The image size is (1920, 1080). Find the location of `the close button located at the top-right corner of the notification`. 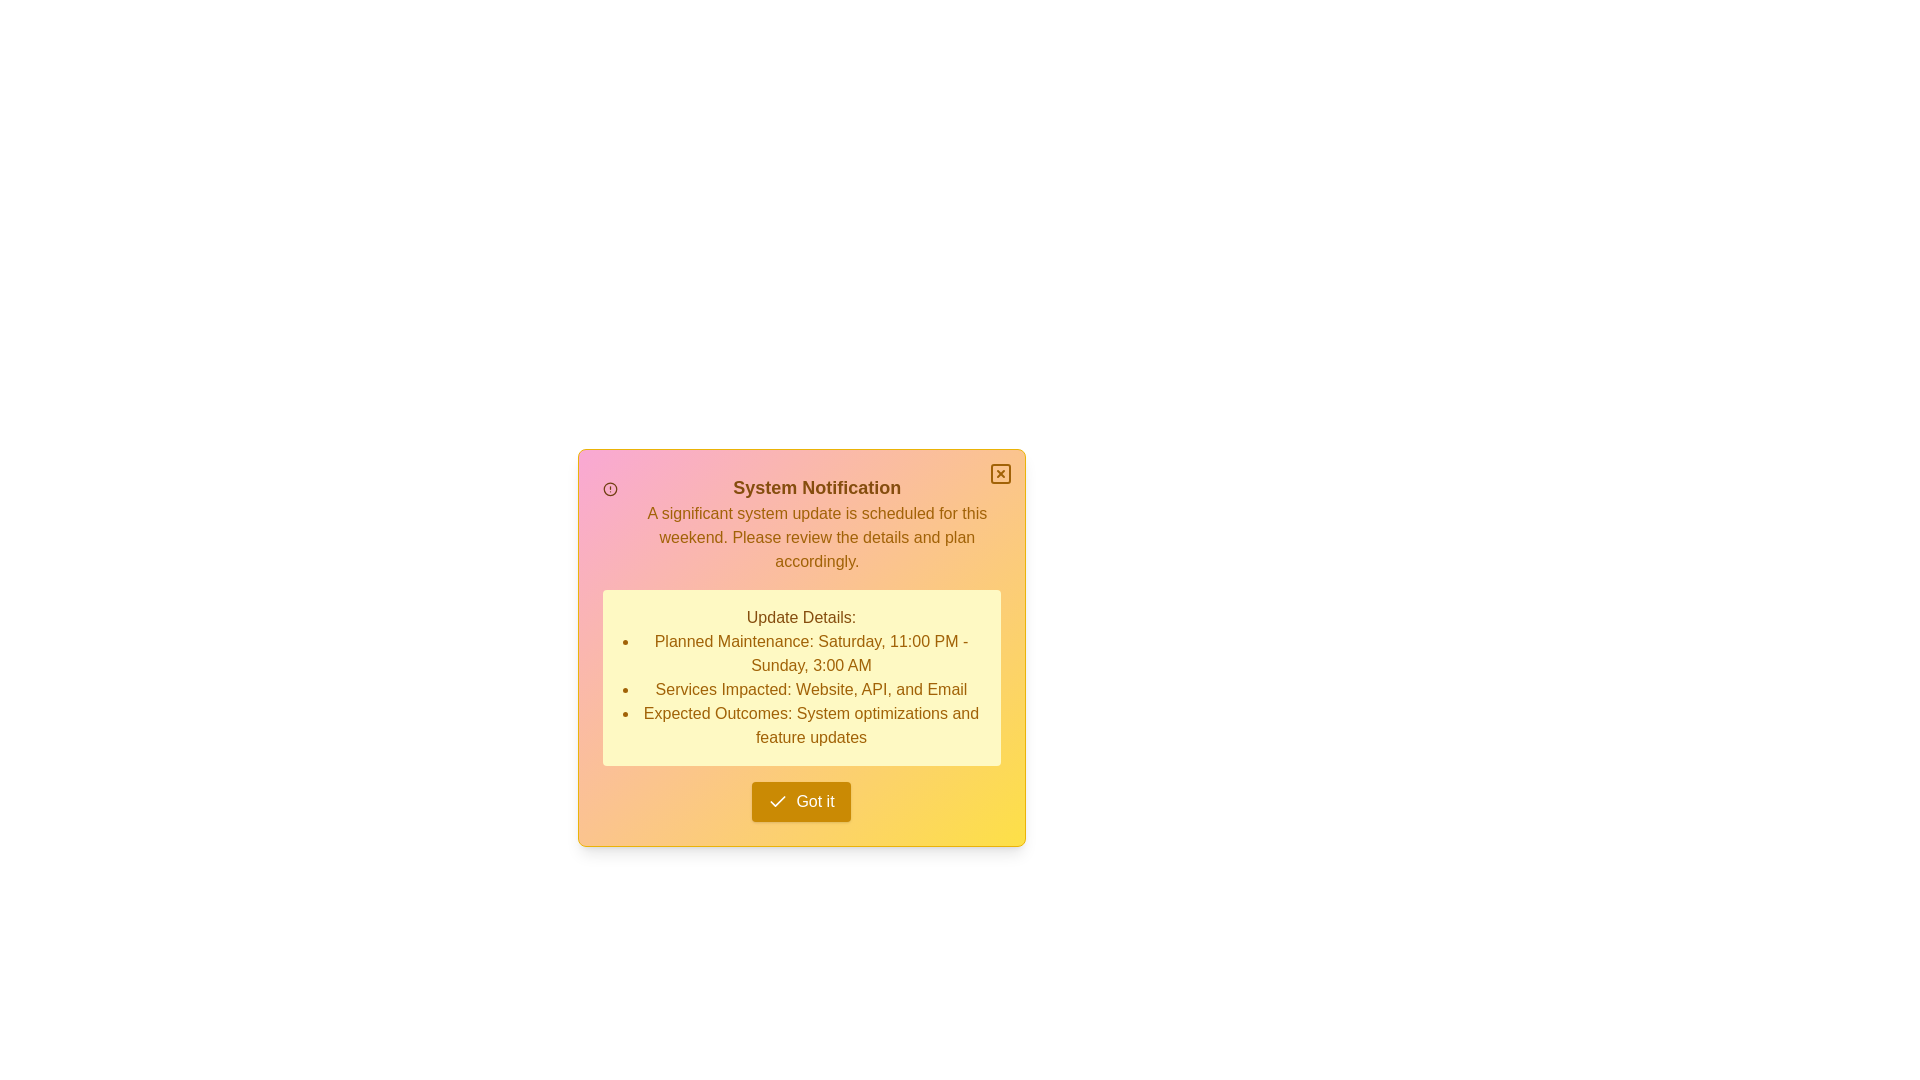

the close button located at the top-right corner of the notification is located at coordinates (1000, 474).